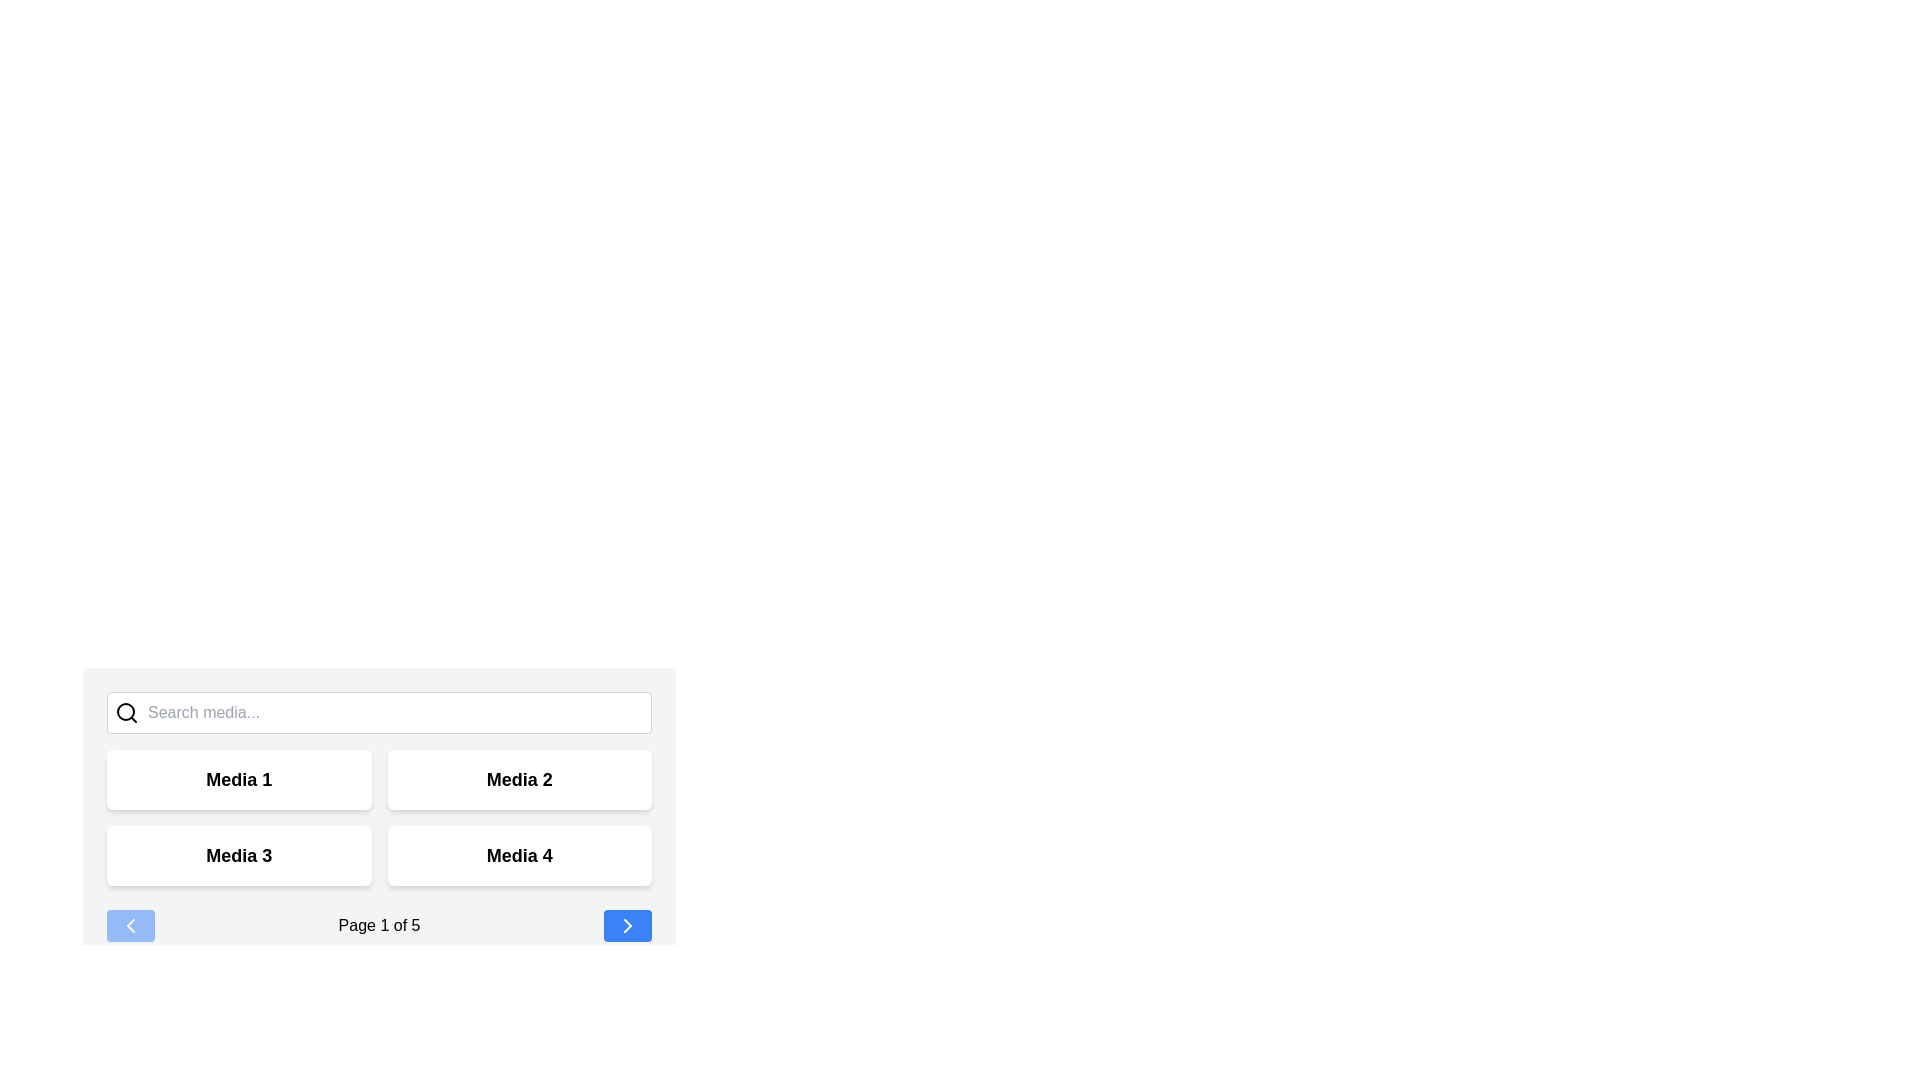 This screenshot has width=1920, height=1080. What do you see at coordinates (124, 711) in the screenshot?
I see `hollow circular part of the magnifying glass icon located in the top-left position of the search bar by clicking on it` at bounding box center [124, 711].